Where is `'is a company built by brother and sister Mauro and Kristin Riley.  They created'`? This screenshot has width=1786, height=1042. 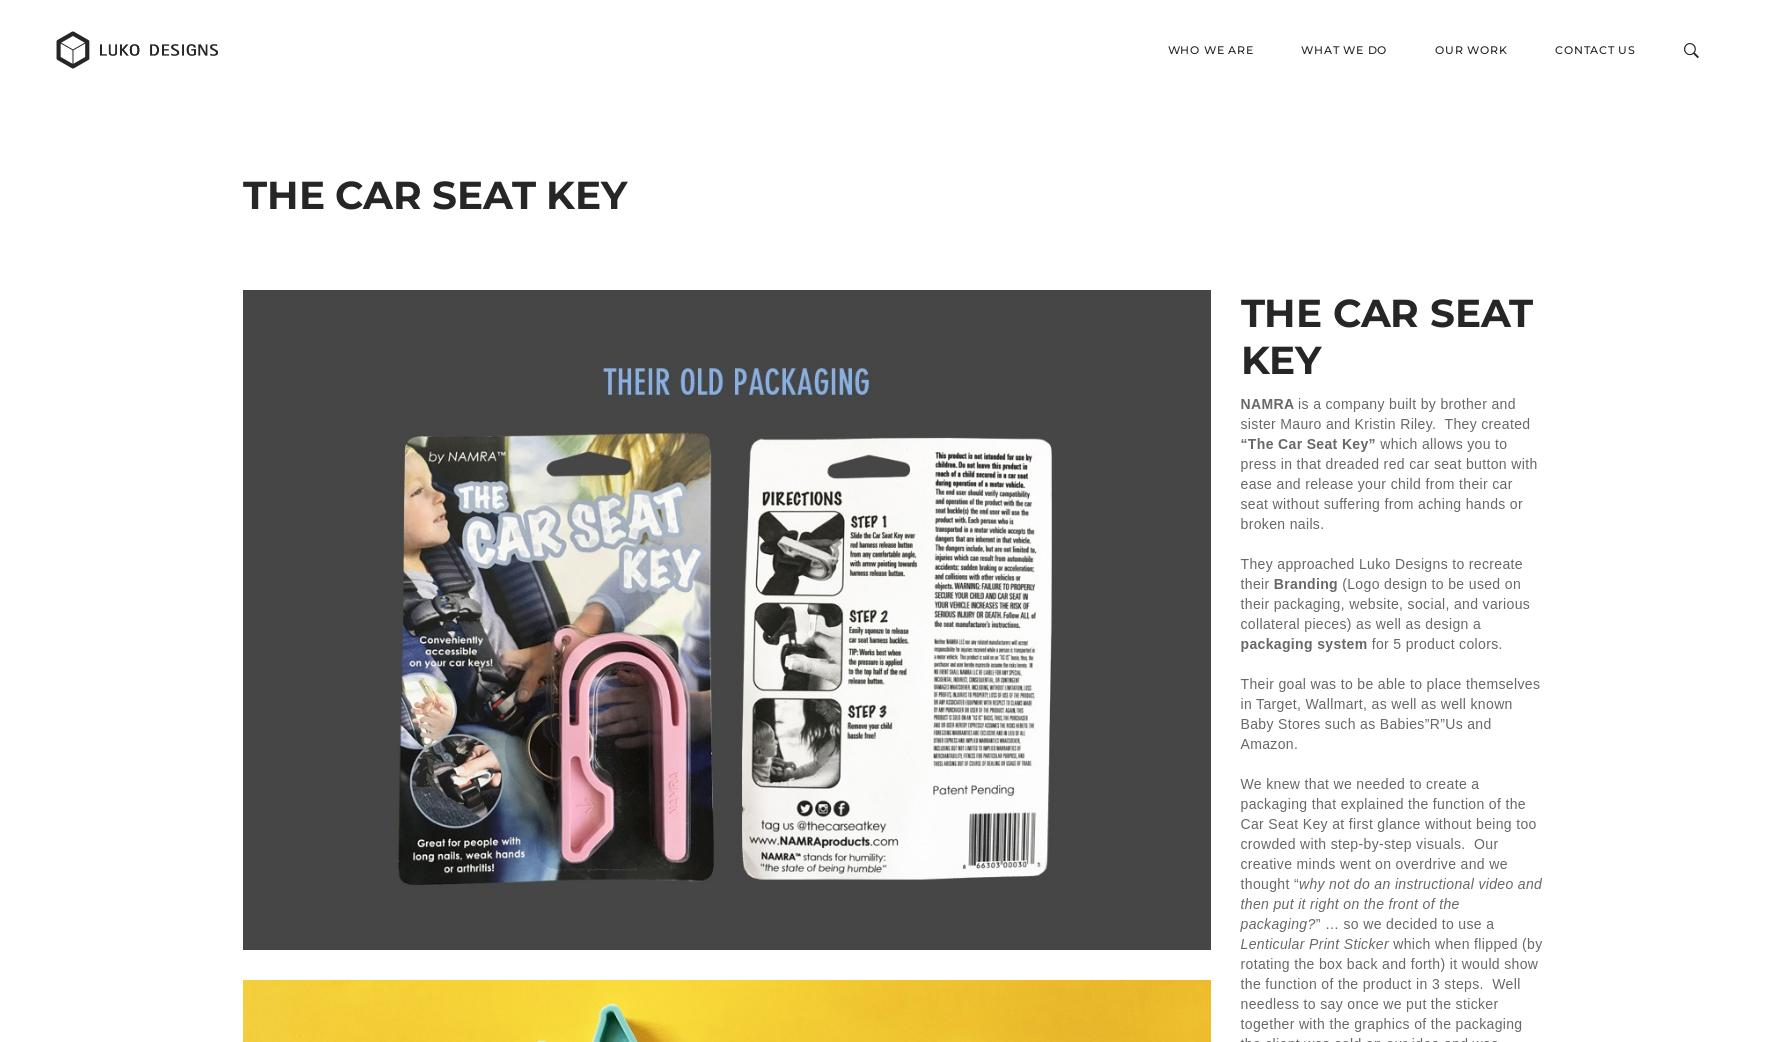 'is a company built by brother and sister Mauro and Kristin Riley.  They created' is located at coordinates (1384, 412).